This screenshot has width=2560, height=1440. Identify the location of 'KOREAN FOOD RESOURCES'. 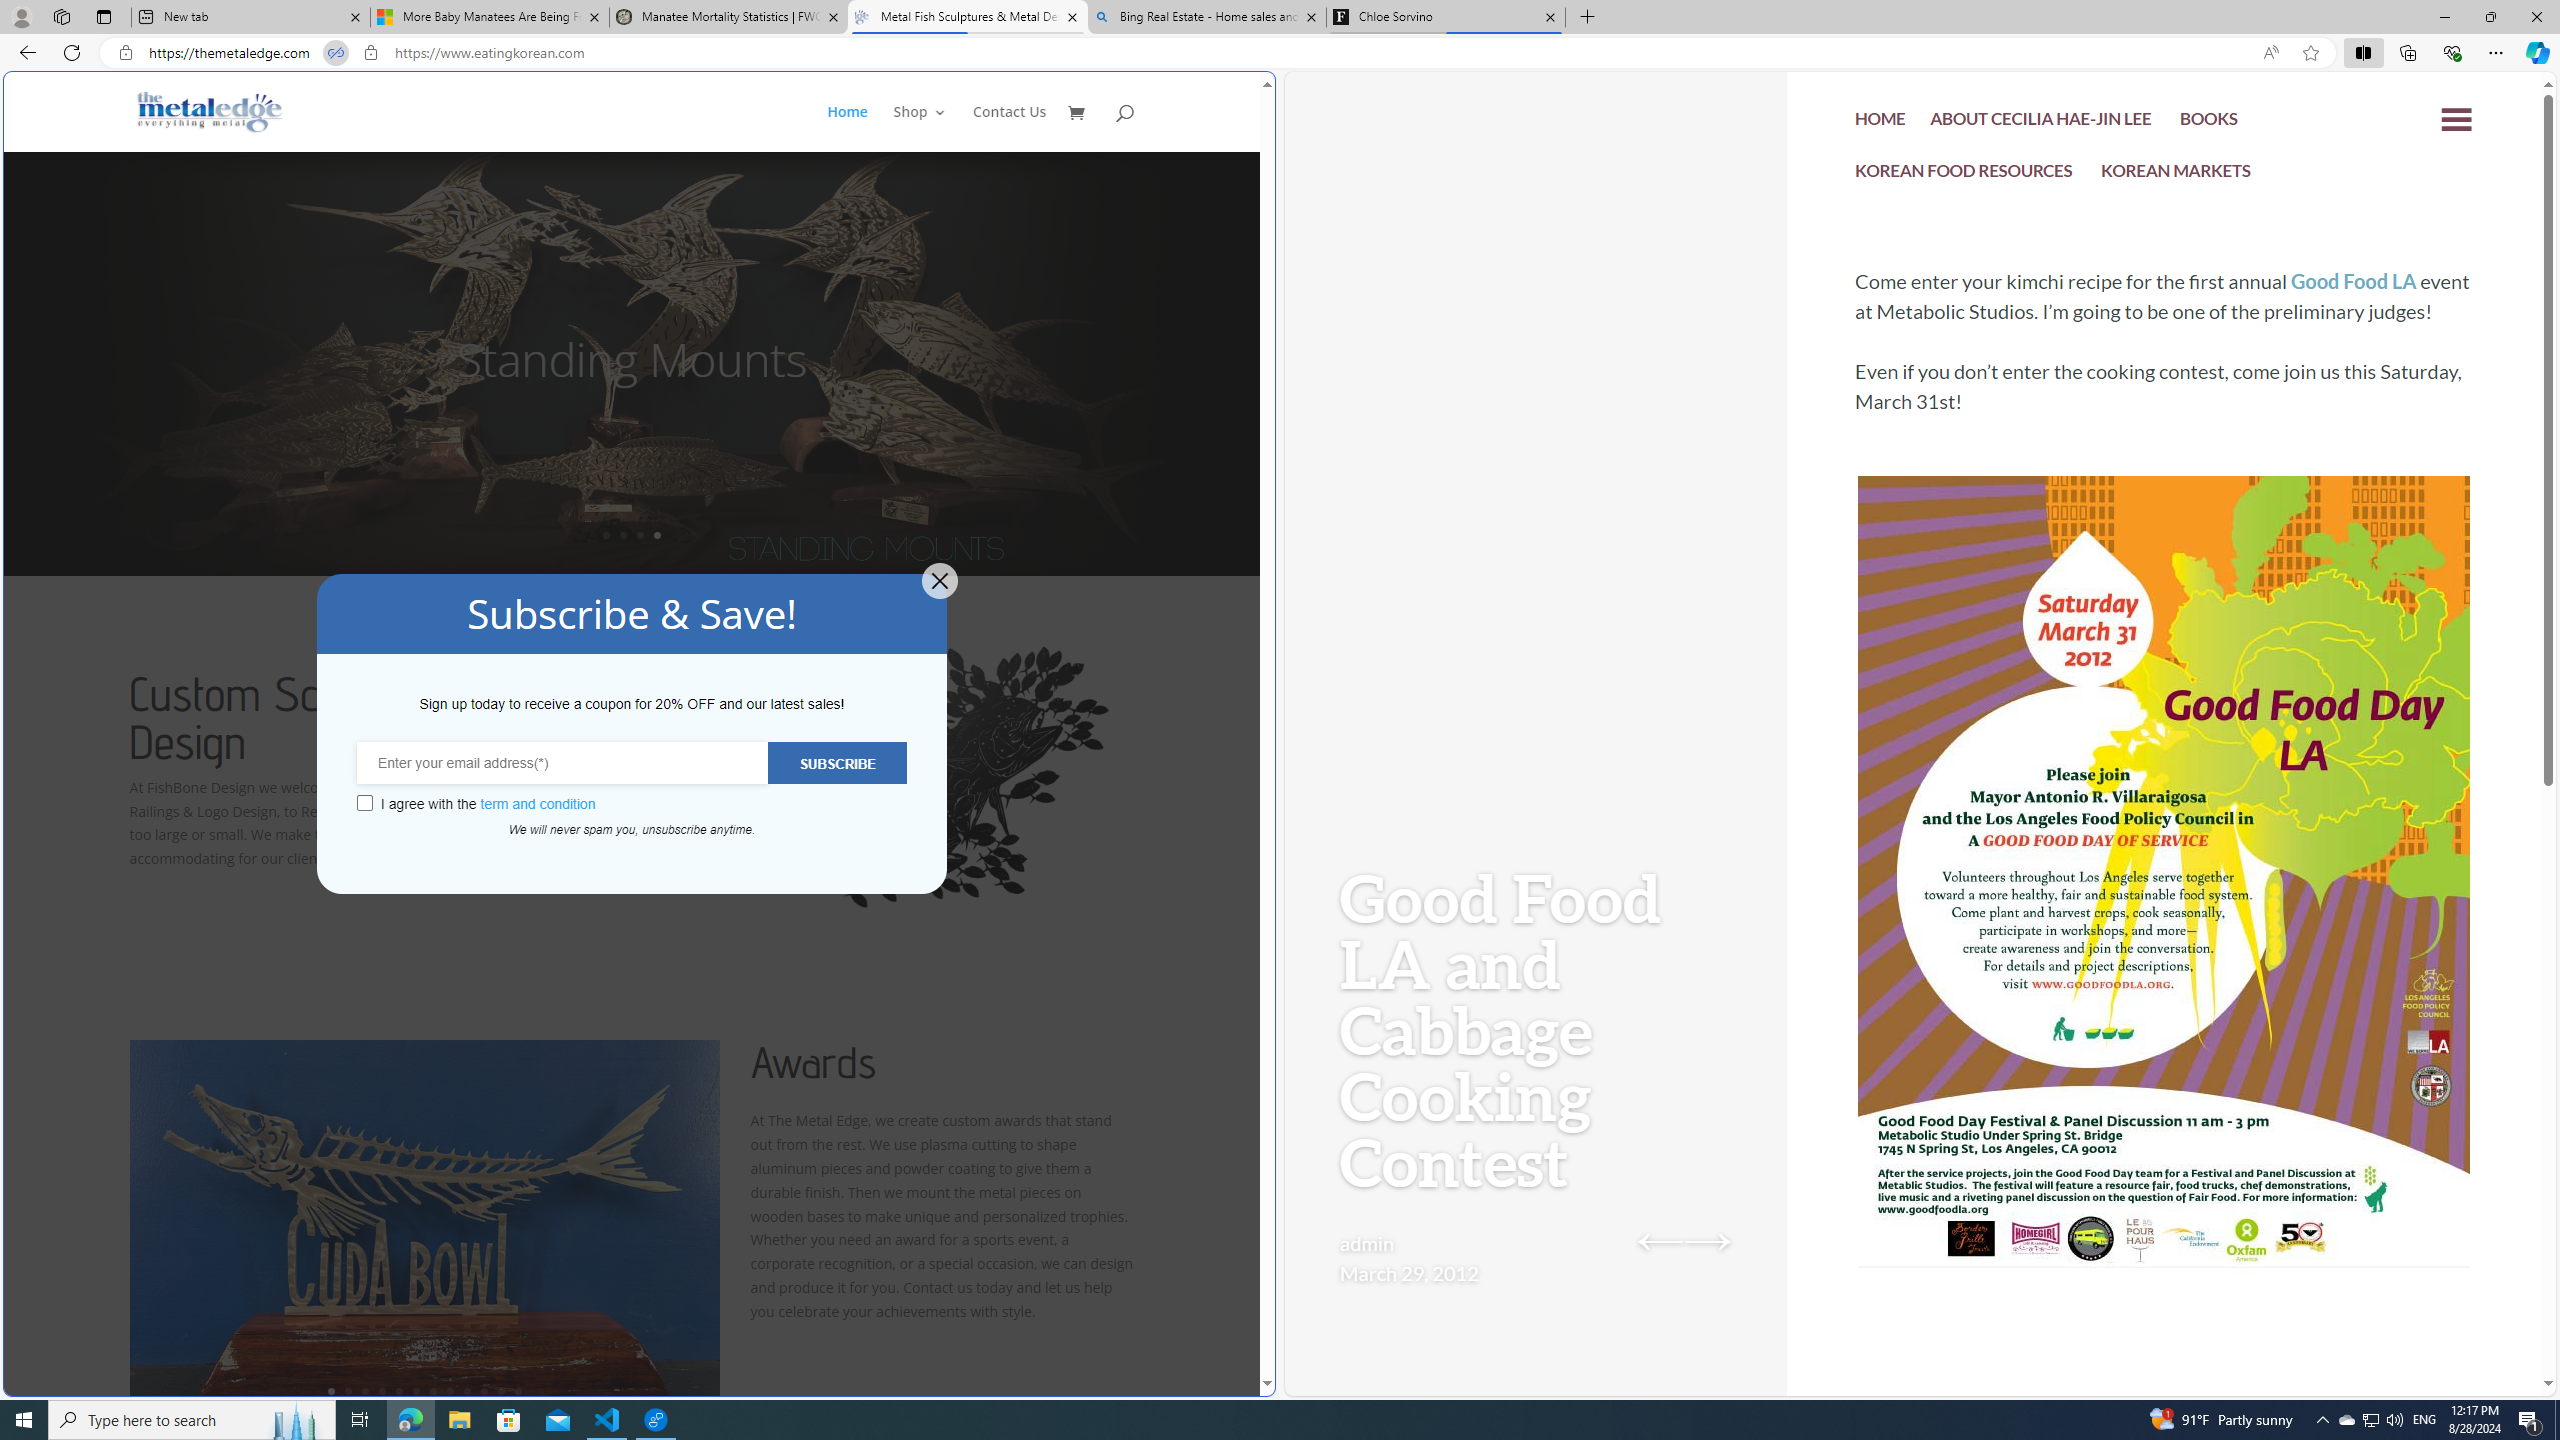
(1964, 175).